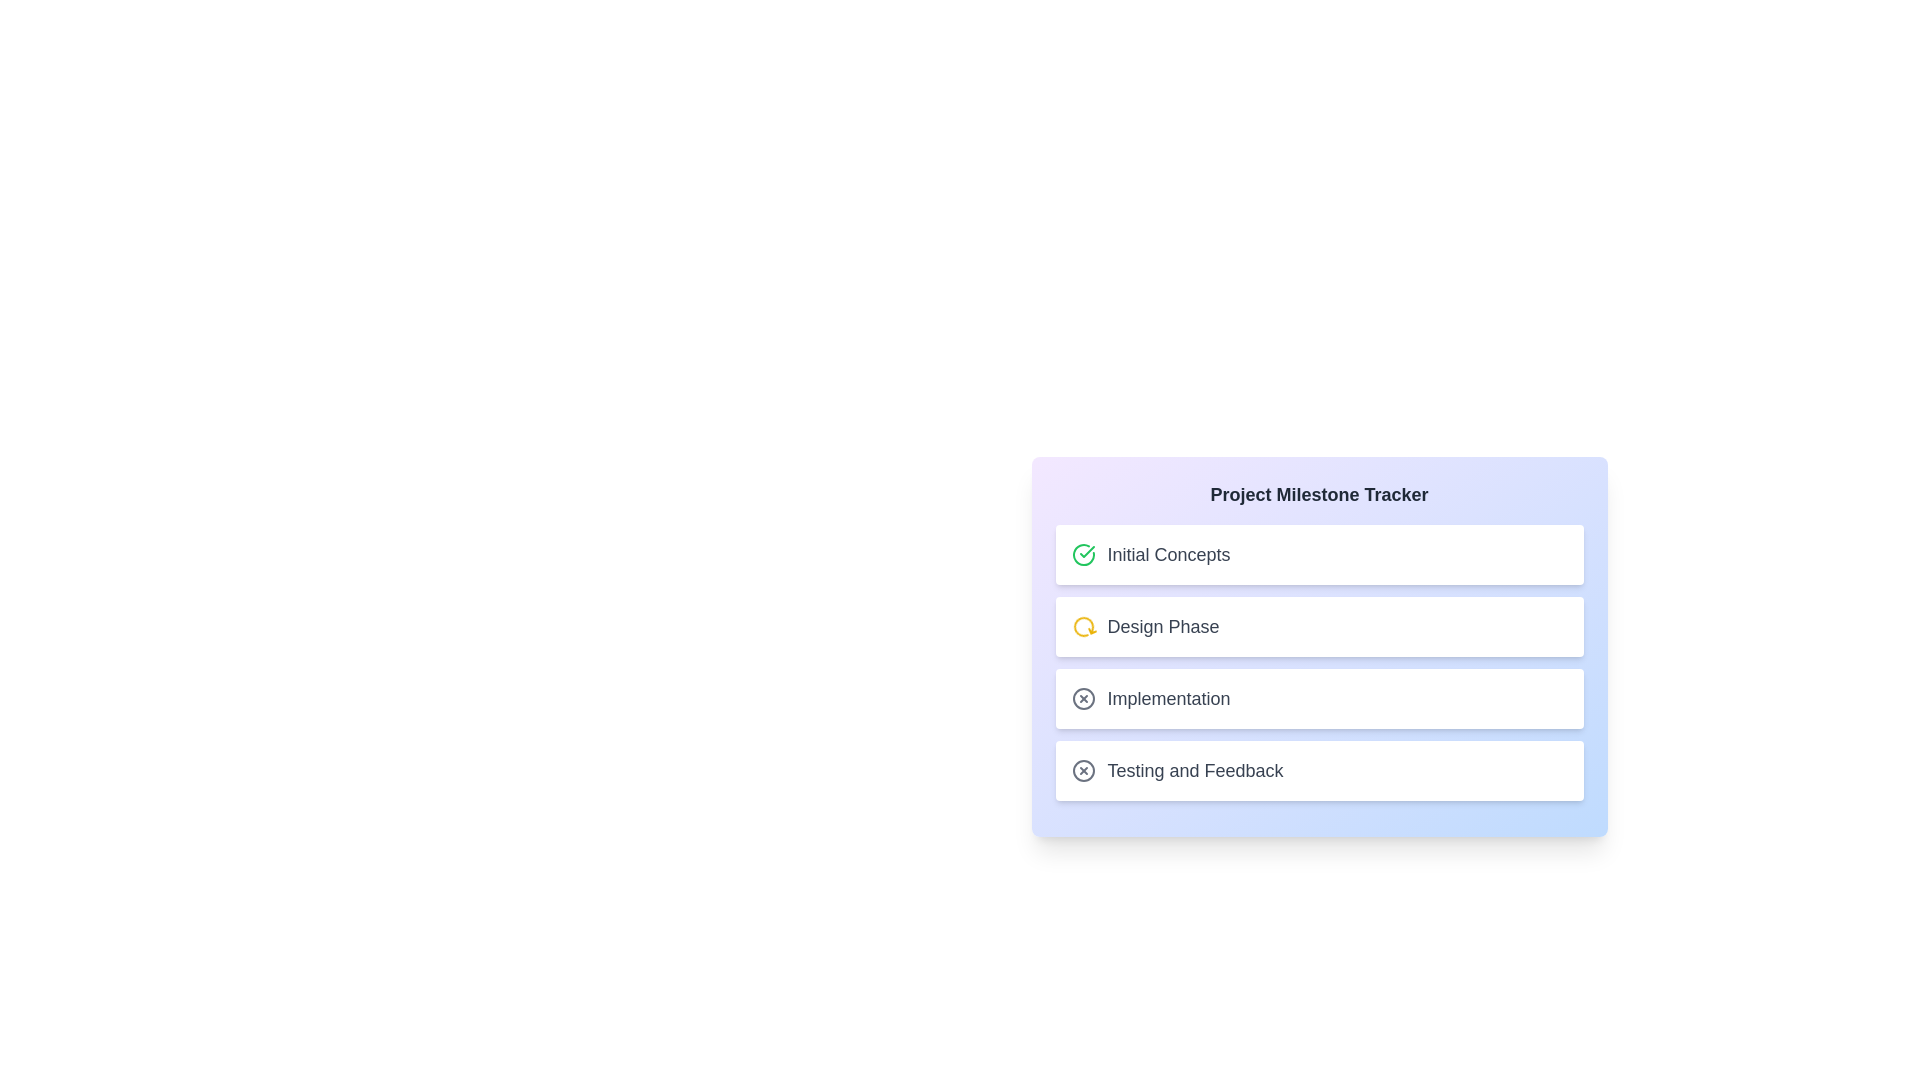 The image size is (1920, 1080). I want to click on the Circle element within the SVG graphic that is part of the 'Project Milestone Tracker' section, located next to the label 'Implementation', so click(1082, 770).